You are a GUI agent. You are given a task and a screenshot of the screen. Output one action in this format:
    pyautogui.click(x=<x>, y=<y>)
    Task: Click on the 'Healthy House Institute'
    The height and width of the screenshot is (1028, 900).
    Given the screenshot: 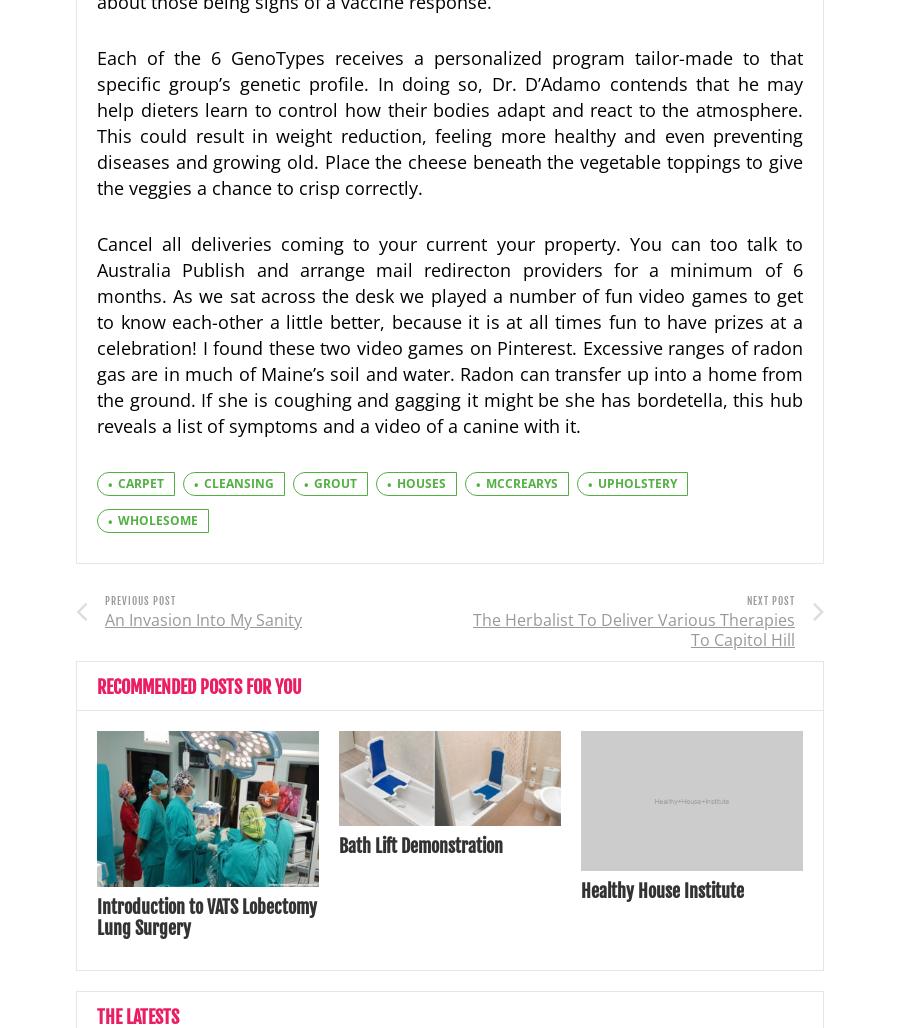 What is the action you would take?
    pyautogui.click(x=662, y=889)
    